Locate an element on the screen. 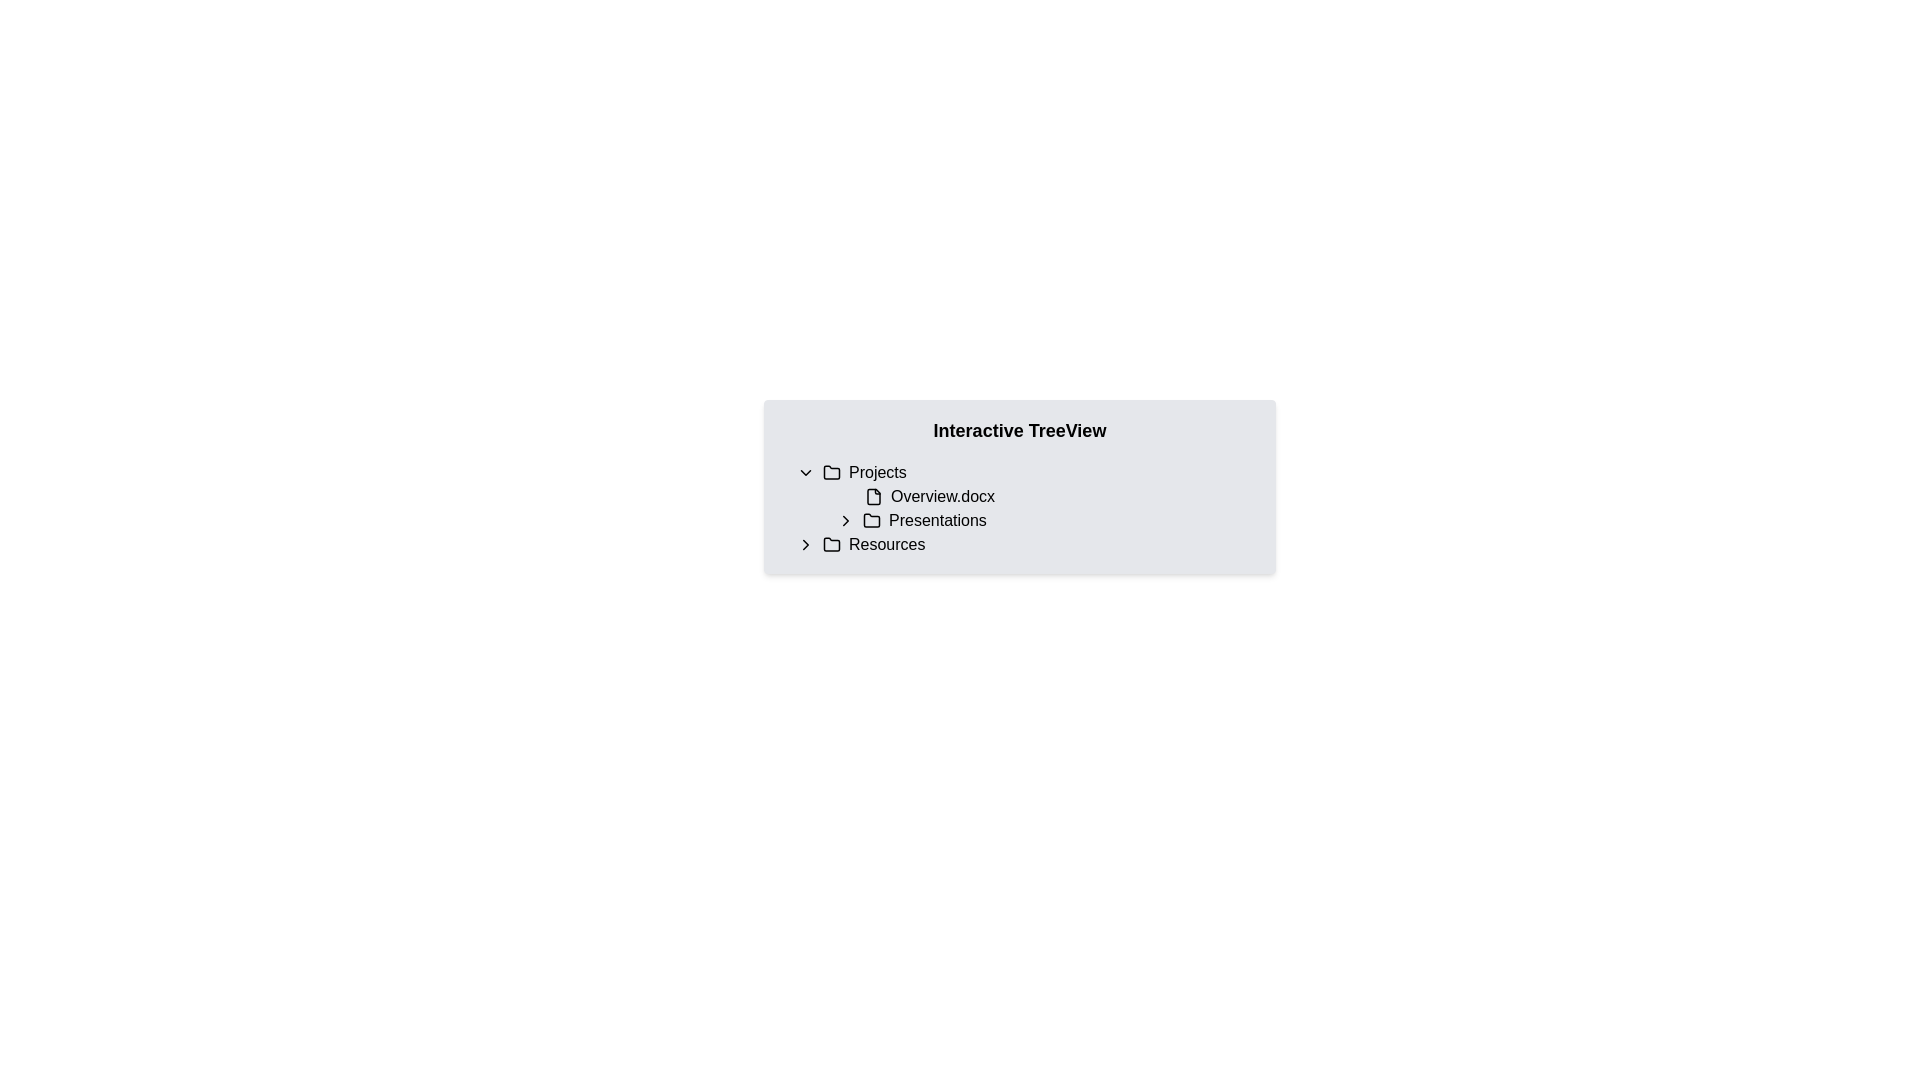 The width and height of the screenshot is (1920, 1080). the 'Resources' text label to expand or collapse the associated node is located at coordinates (886, 544).